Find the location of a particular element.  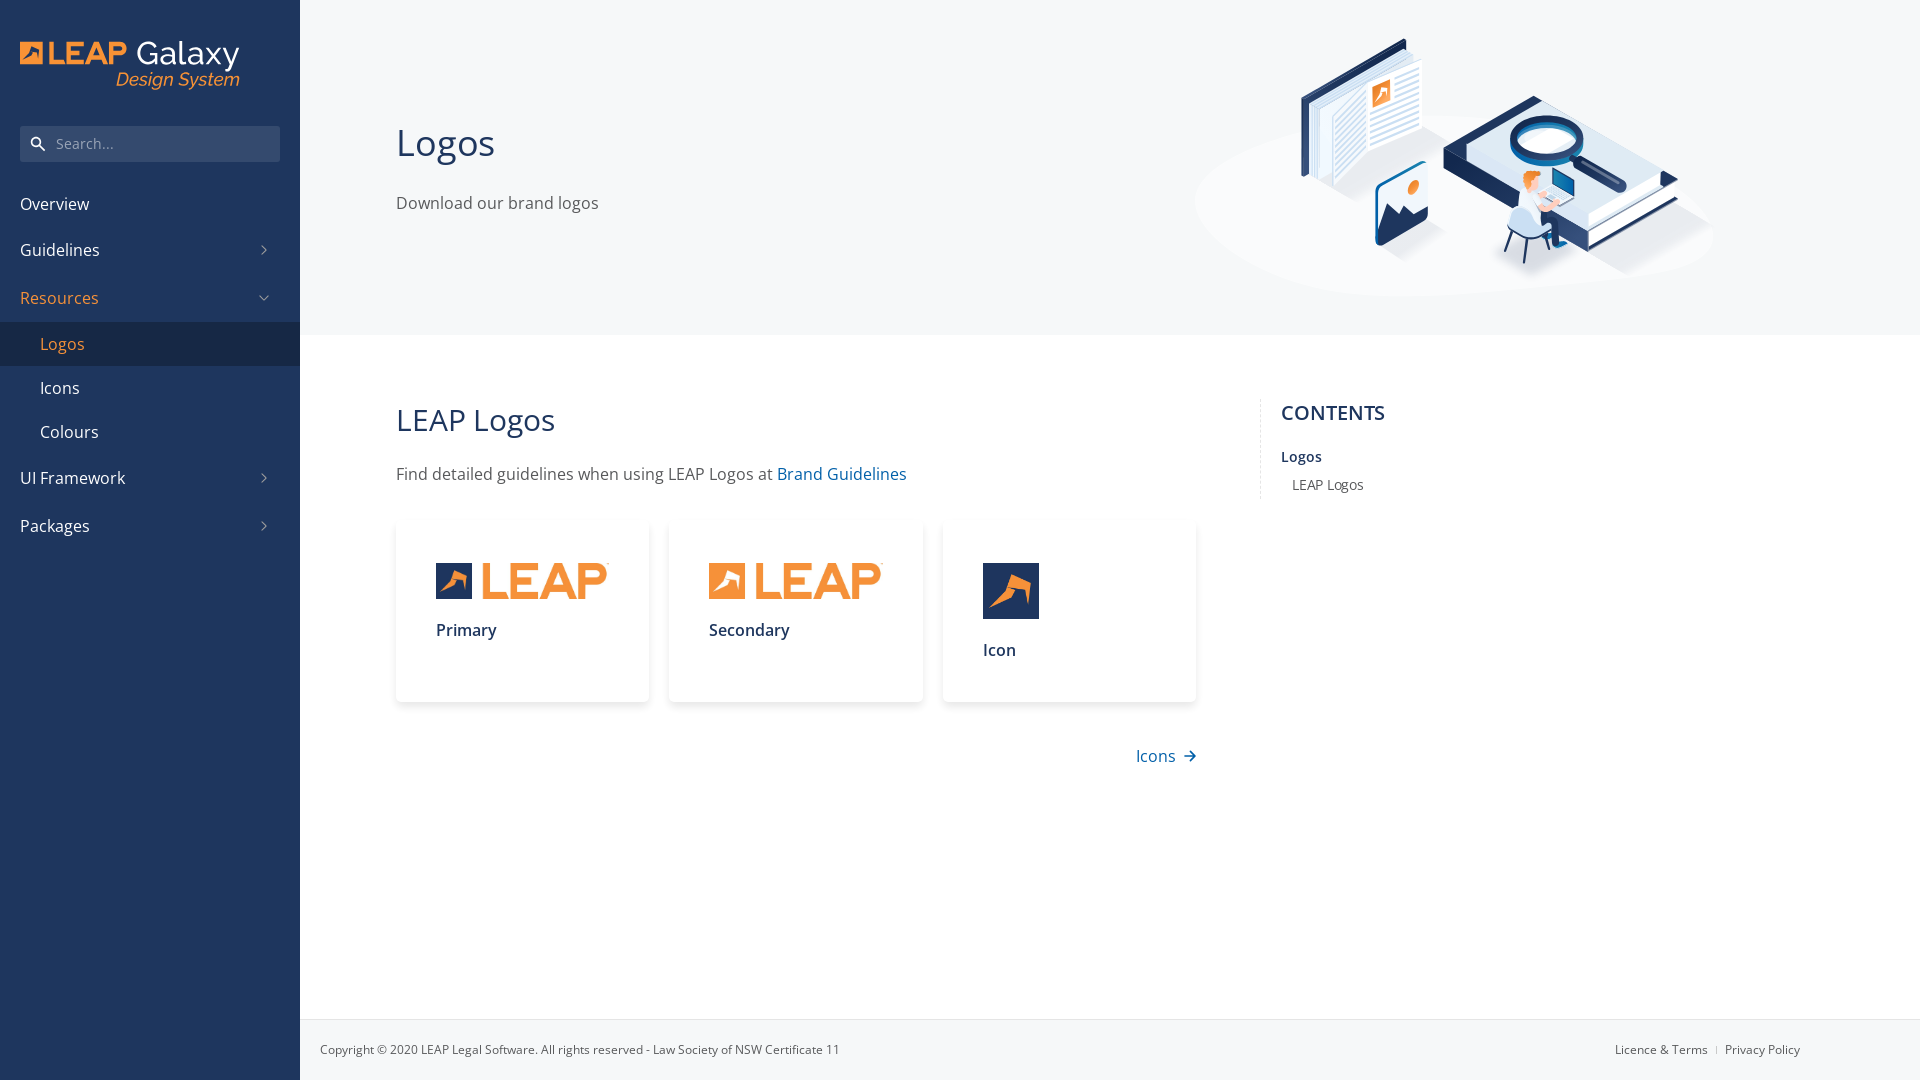

'Guidelines' is located at coordinates (133, 249).